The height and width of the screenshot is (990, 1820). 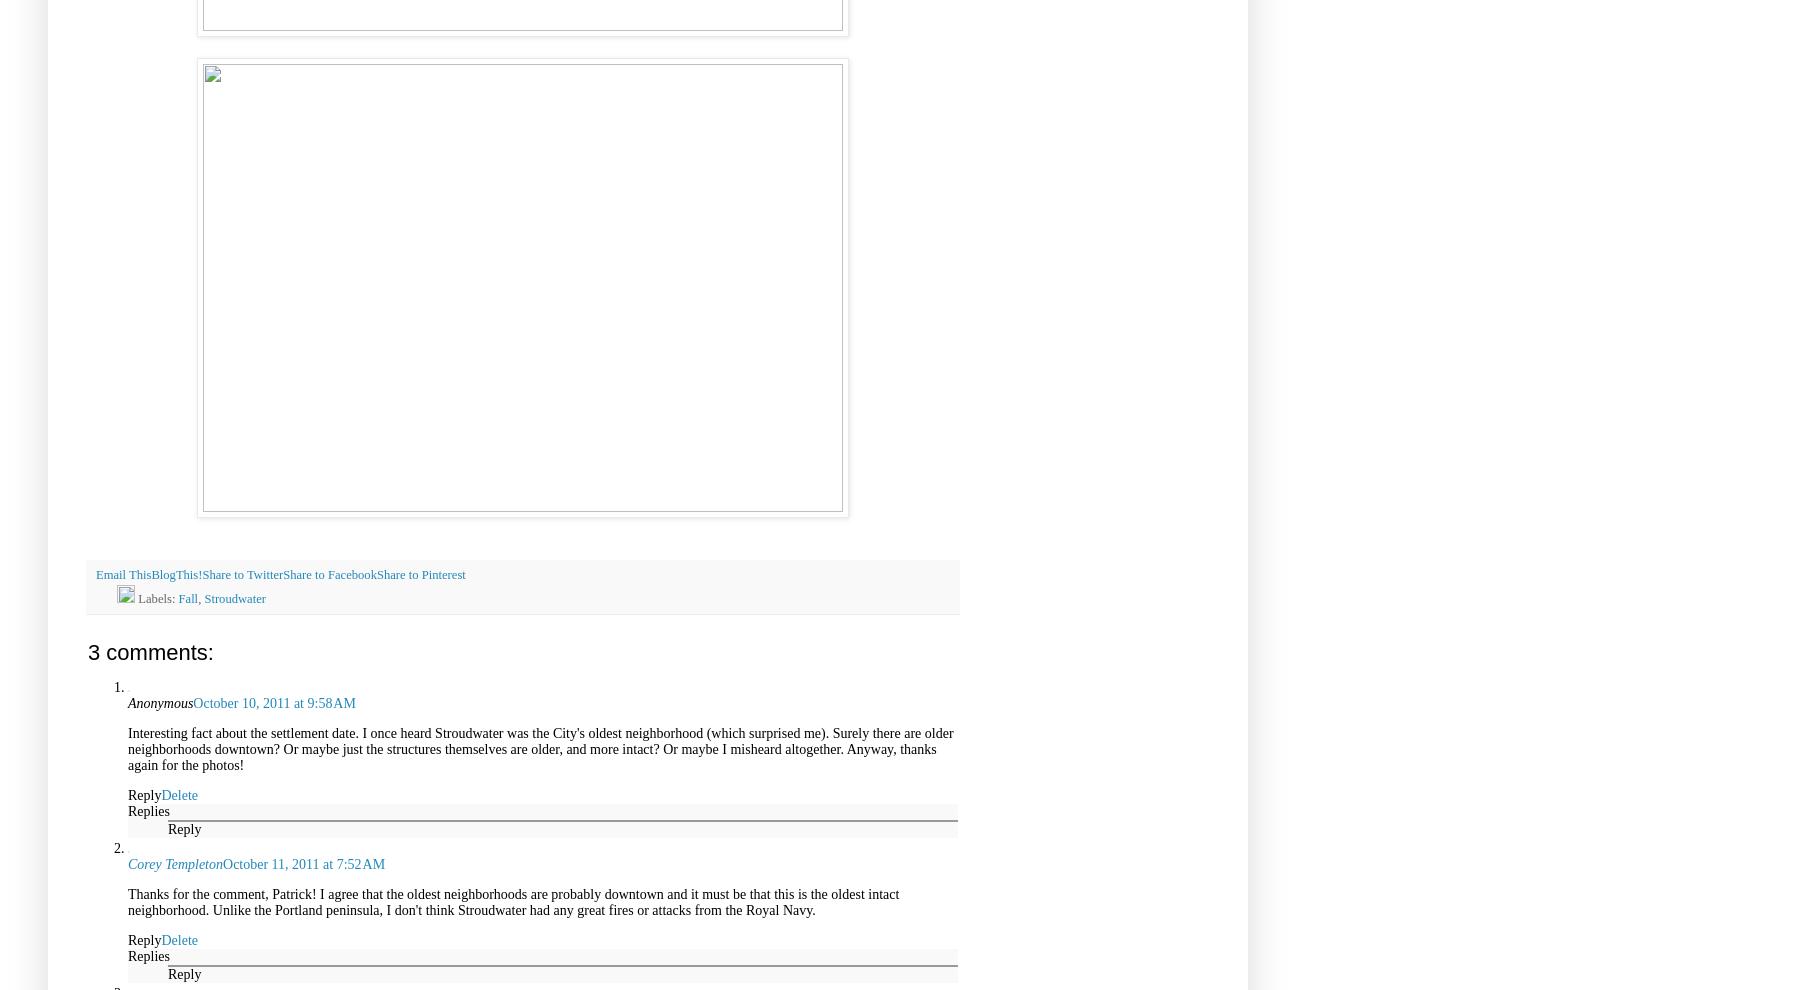 I want to click on 'Interesting fact about the settlement date.  I once heard Stroudwater was the City's oldest neighborhood (which surprised me).  Surely there are older neighborhoods downtown?  Or maybe just the structures themselves are older, and more intact?  Or maybe I misheard altogether.  Anyway, thanks again for the photos!', so click(x=127, y=748).